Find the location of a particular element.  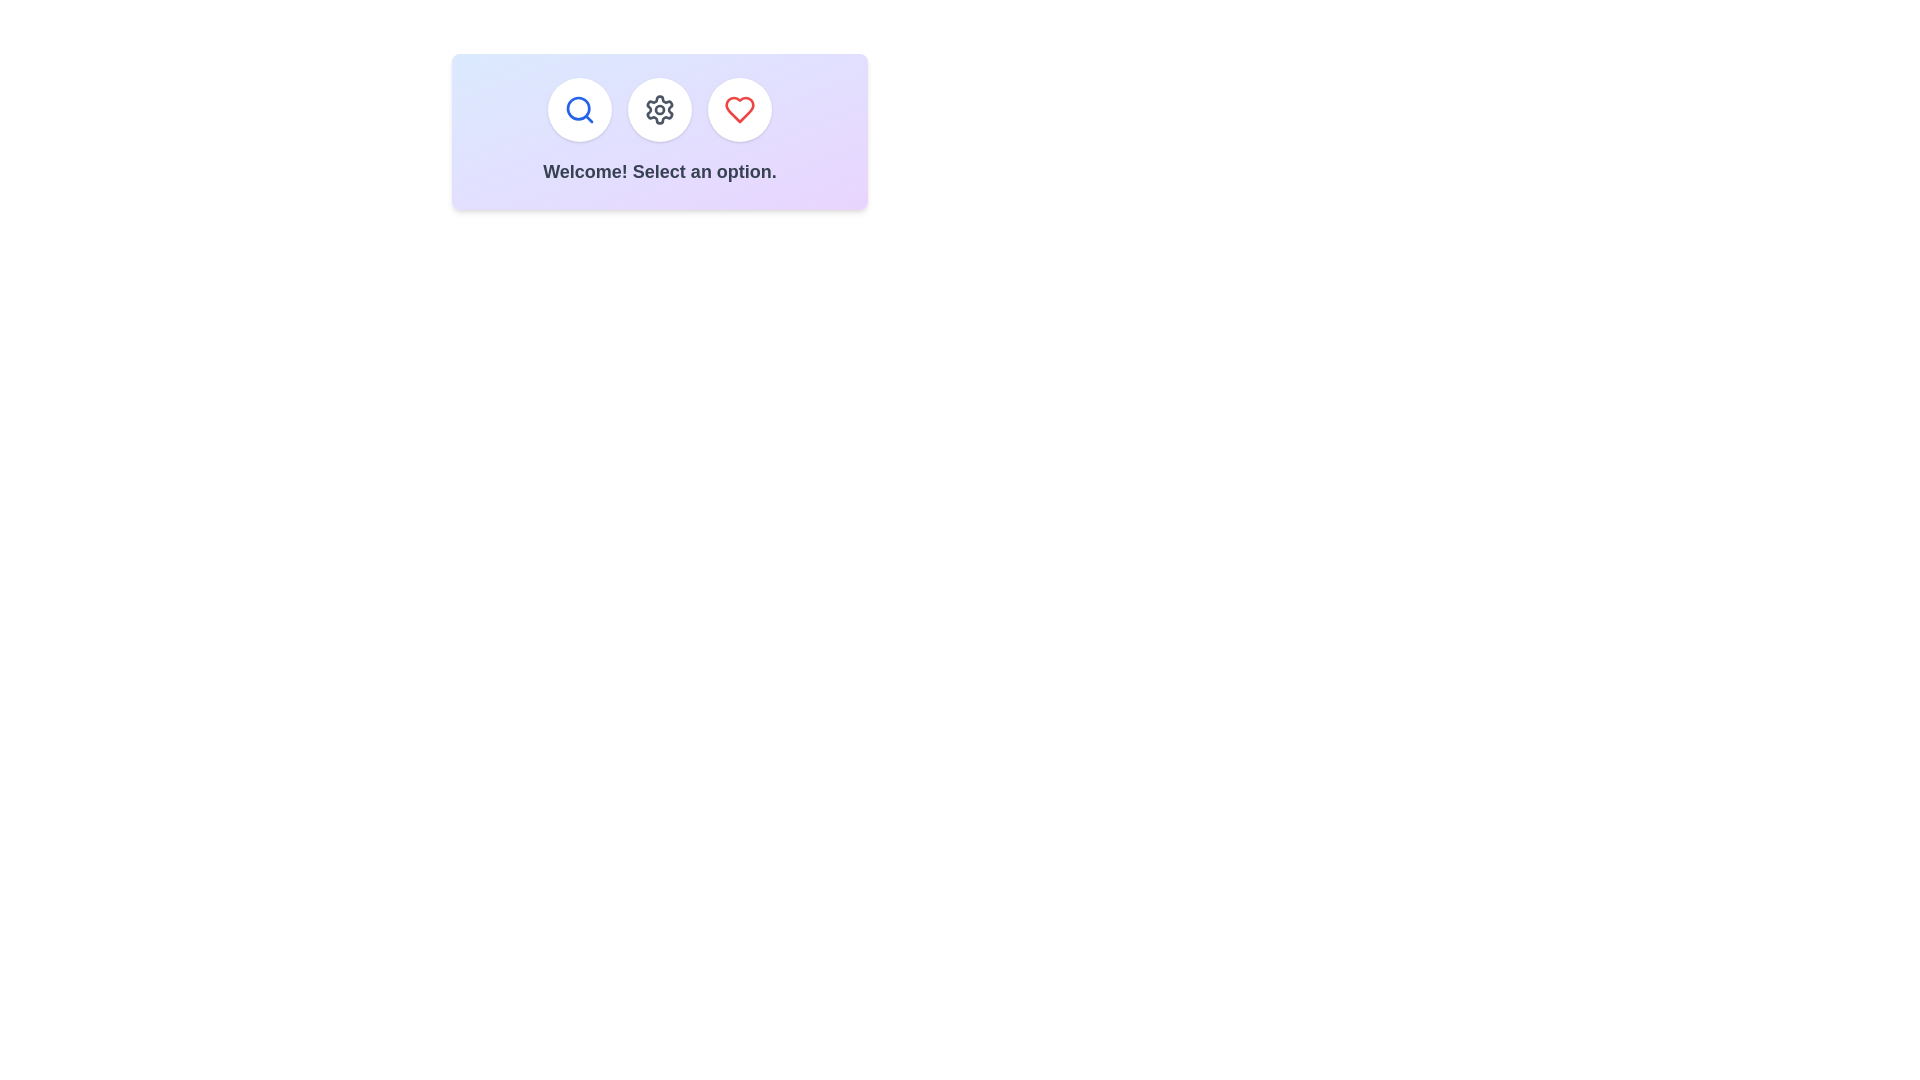

the settings button located in the center of three horizontally arranged buttons, flanked by a magnifying glass icon on the left and a heart icon on the right is located at coordinates (660, 110).